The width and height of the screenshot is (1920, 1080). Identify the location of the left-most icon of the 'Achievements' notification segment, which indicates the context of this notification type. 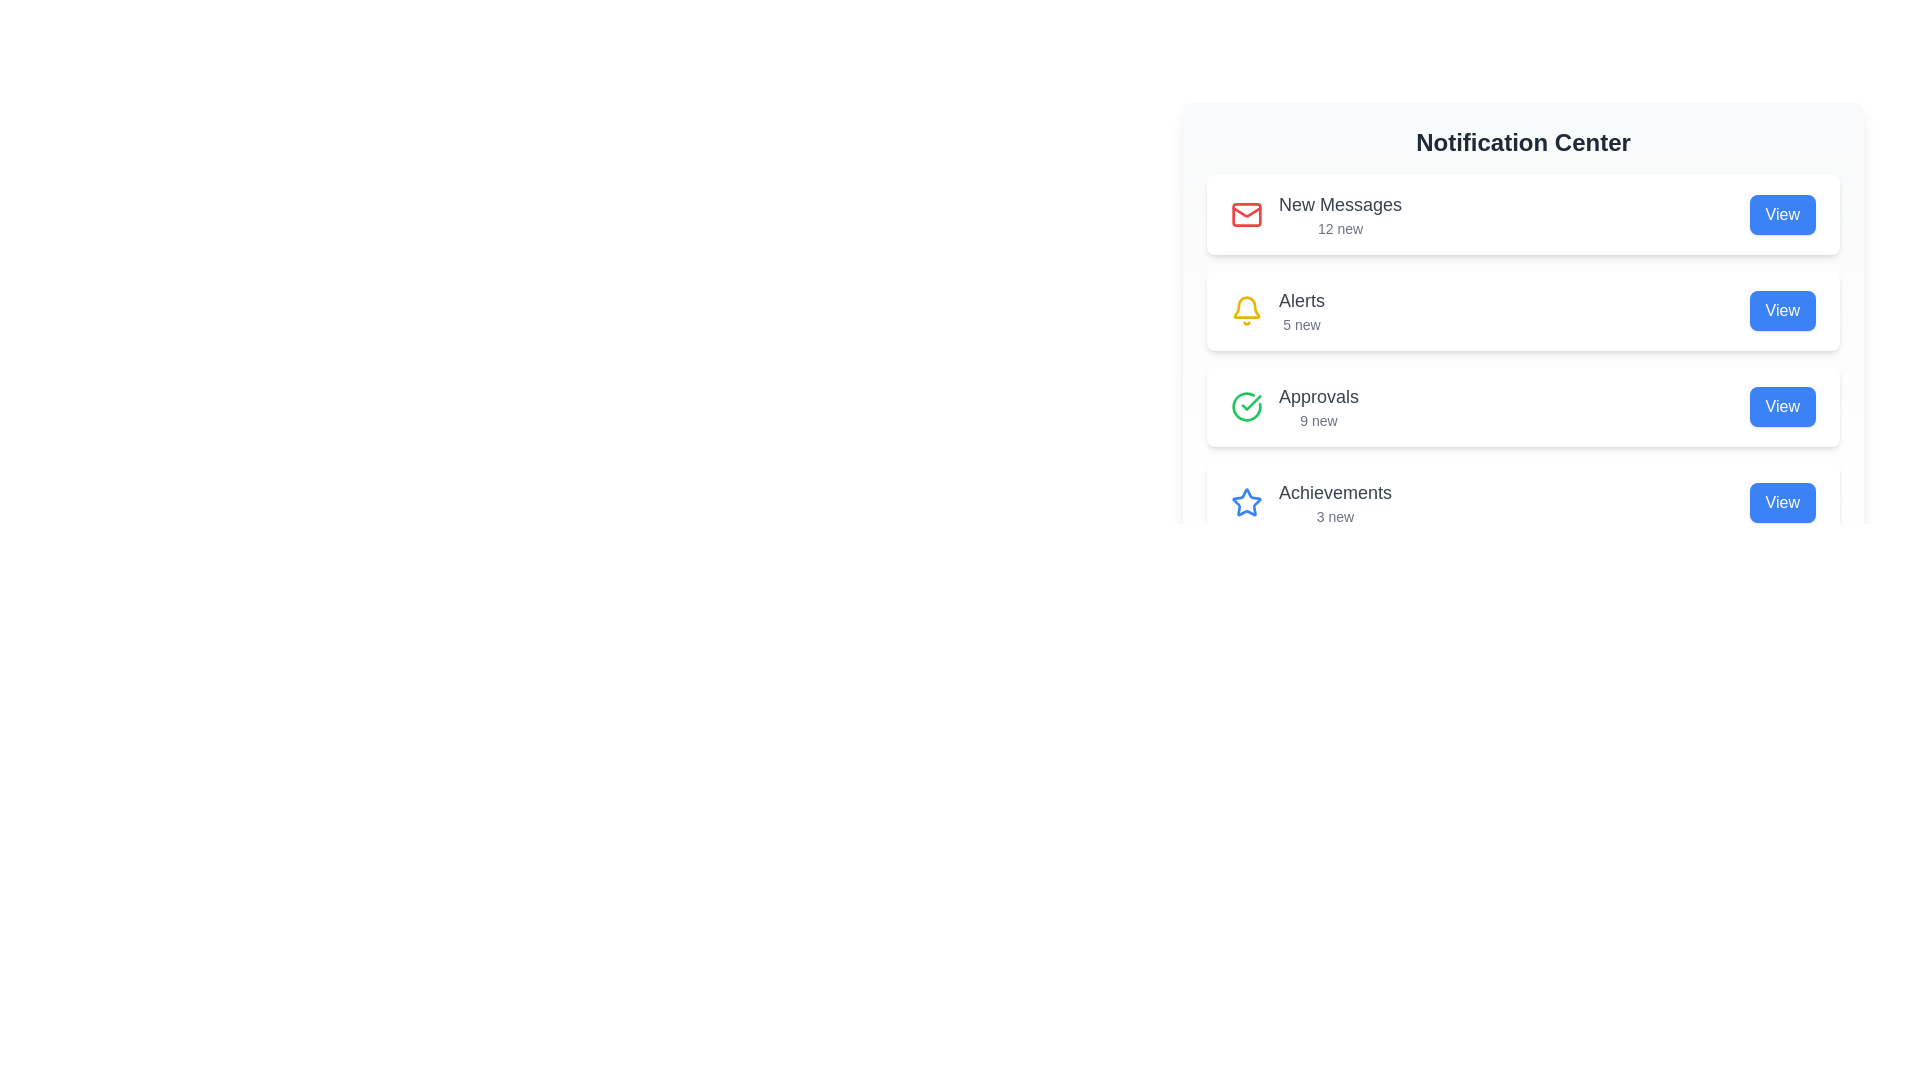
(1246, 501).